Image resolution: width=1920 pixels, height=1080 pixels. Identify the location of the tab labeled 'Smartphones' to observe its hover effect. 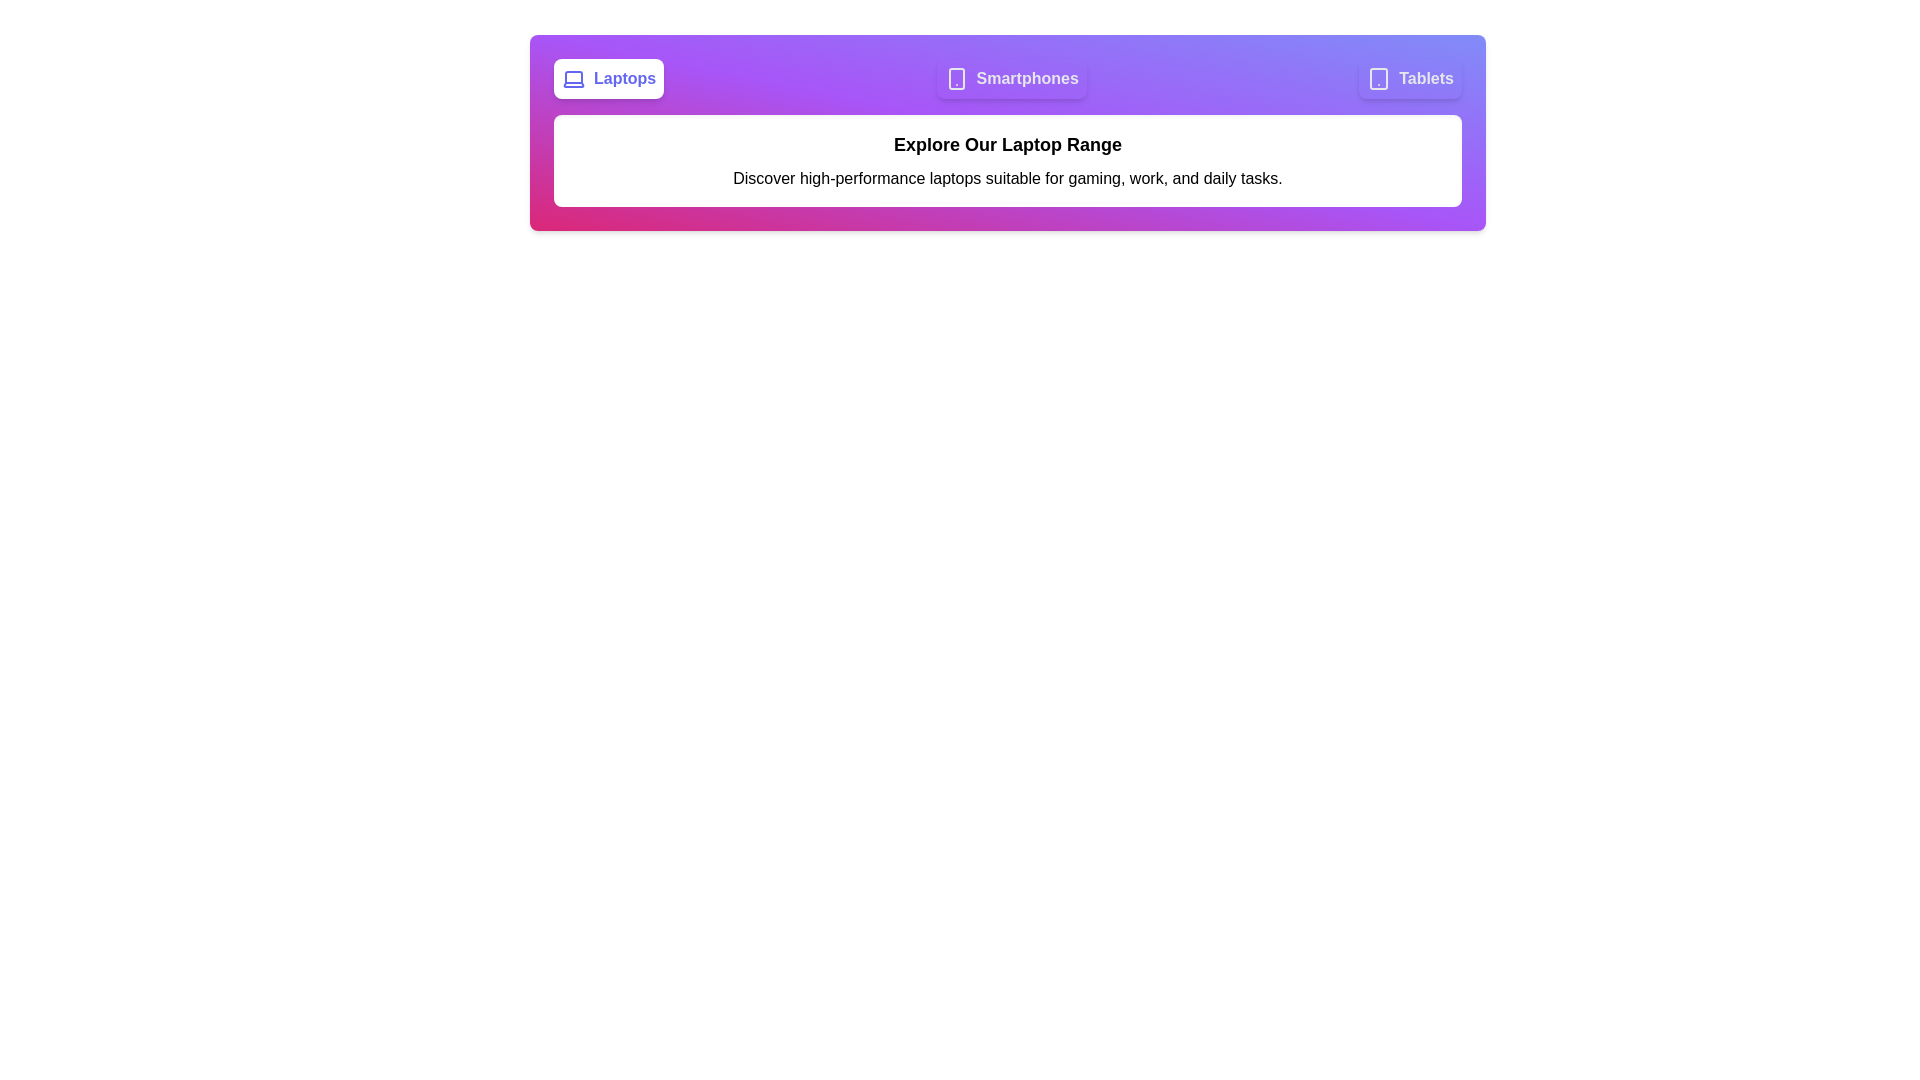
(1012, 77).